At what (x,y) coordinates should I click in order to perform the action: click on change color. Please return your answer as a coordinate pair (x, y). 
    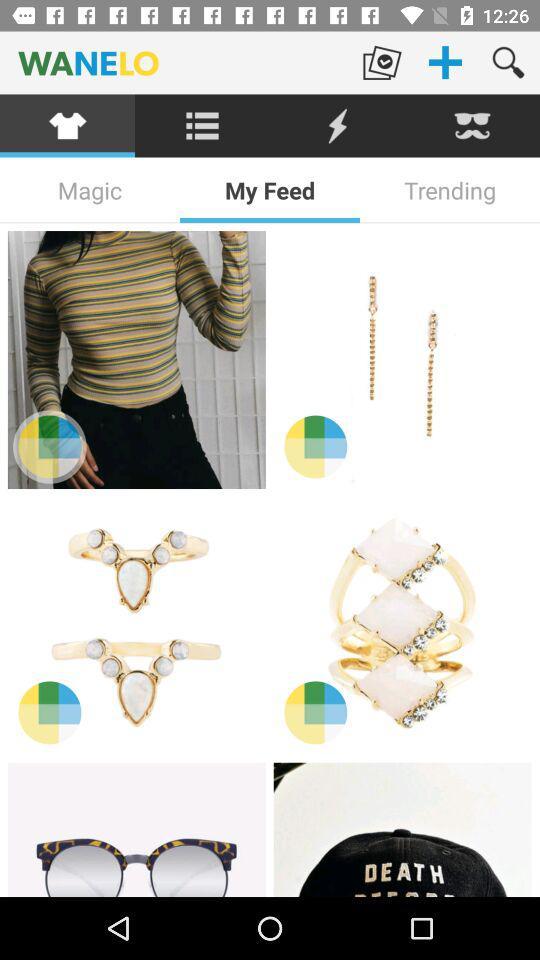
    Looking at the image, I should click on (49, 446).